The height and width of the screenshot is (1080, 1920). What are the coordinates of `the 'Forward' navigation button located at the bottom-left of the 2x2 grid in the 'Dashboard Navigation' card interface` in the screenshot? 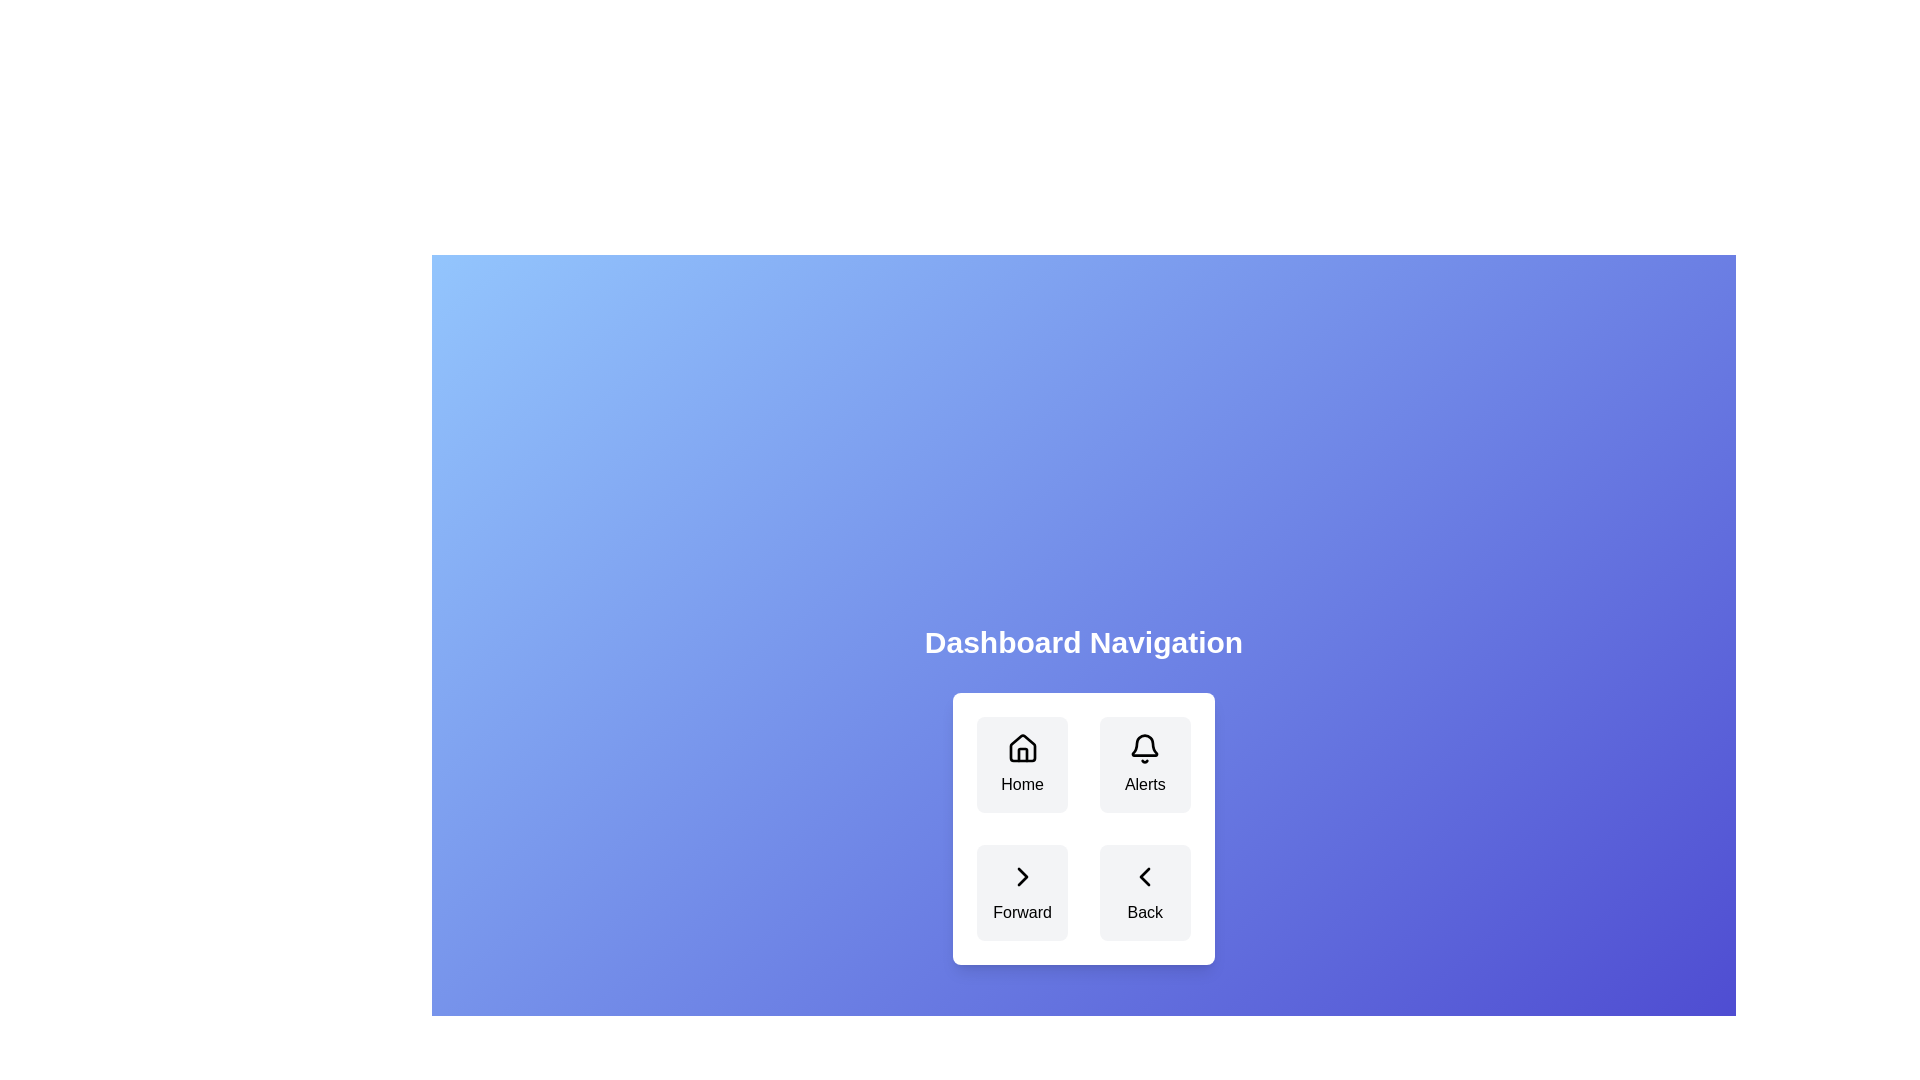 It's located at (1022, 892).